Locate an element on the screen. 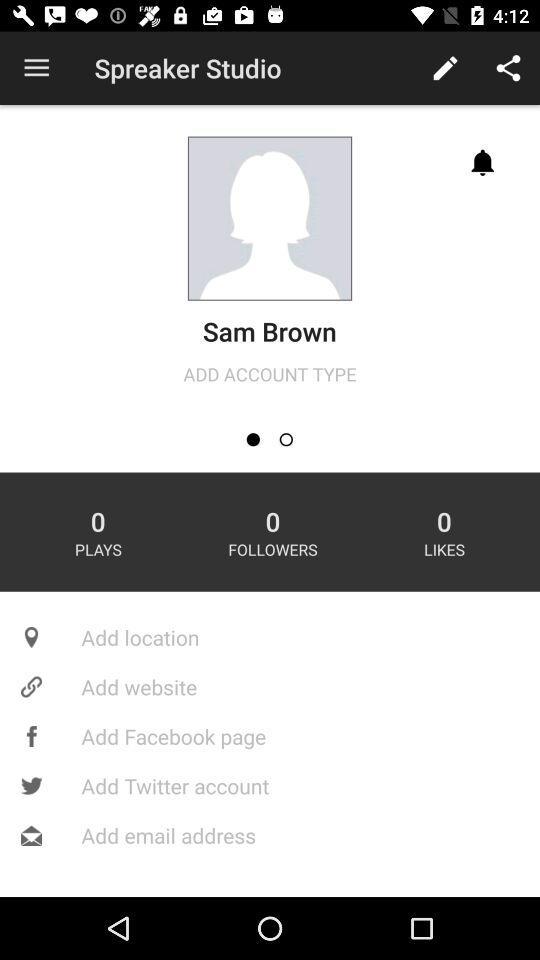  the icon below the add location is located at coordinates (270, 686).